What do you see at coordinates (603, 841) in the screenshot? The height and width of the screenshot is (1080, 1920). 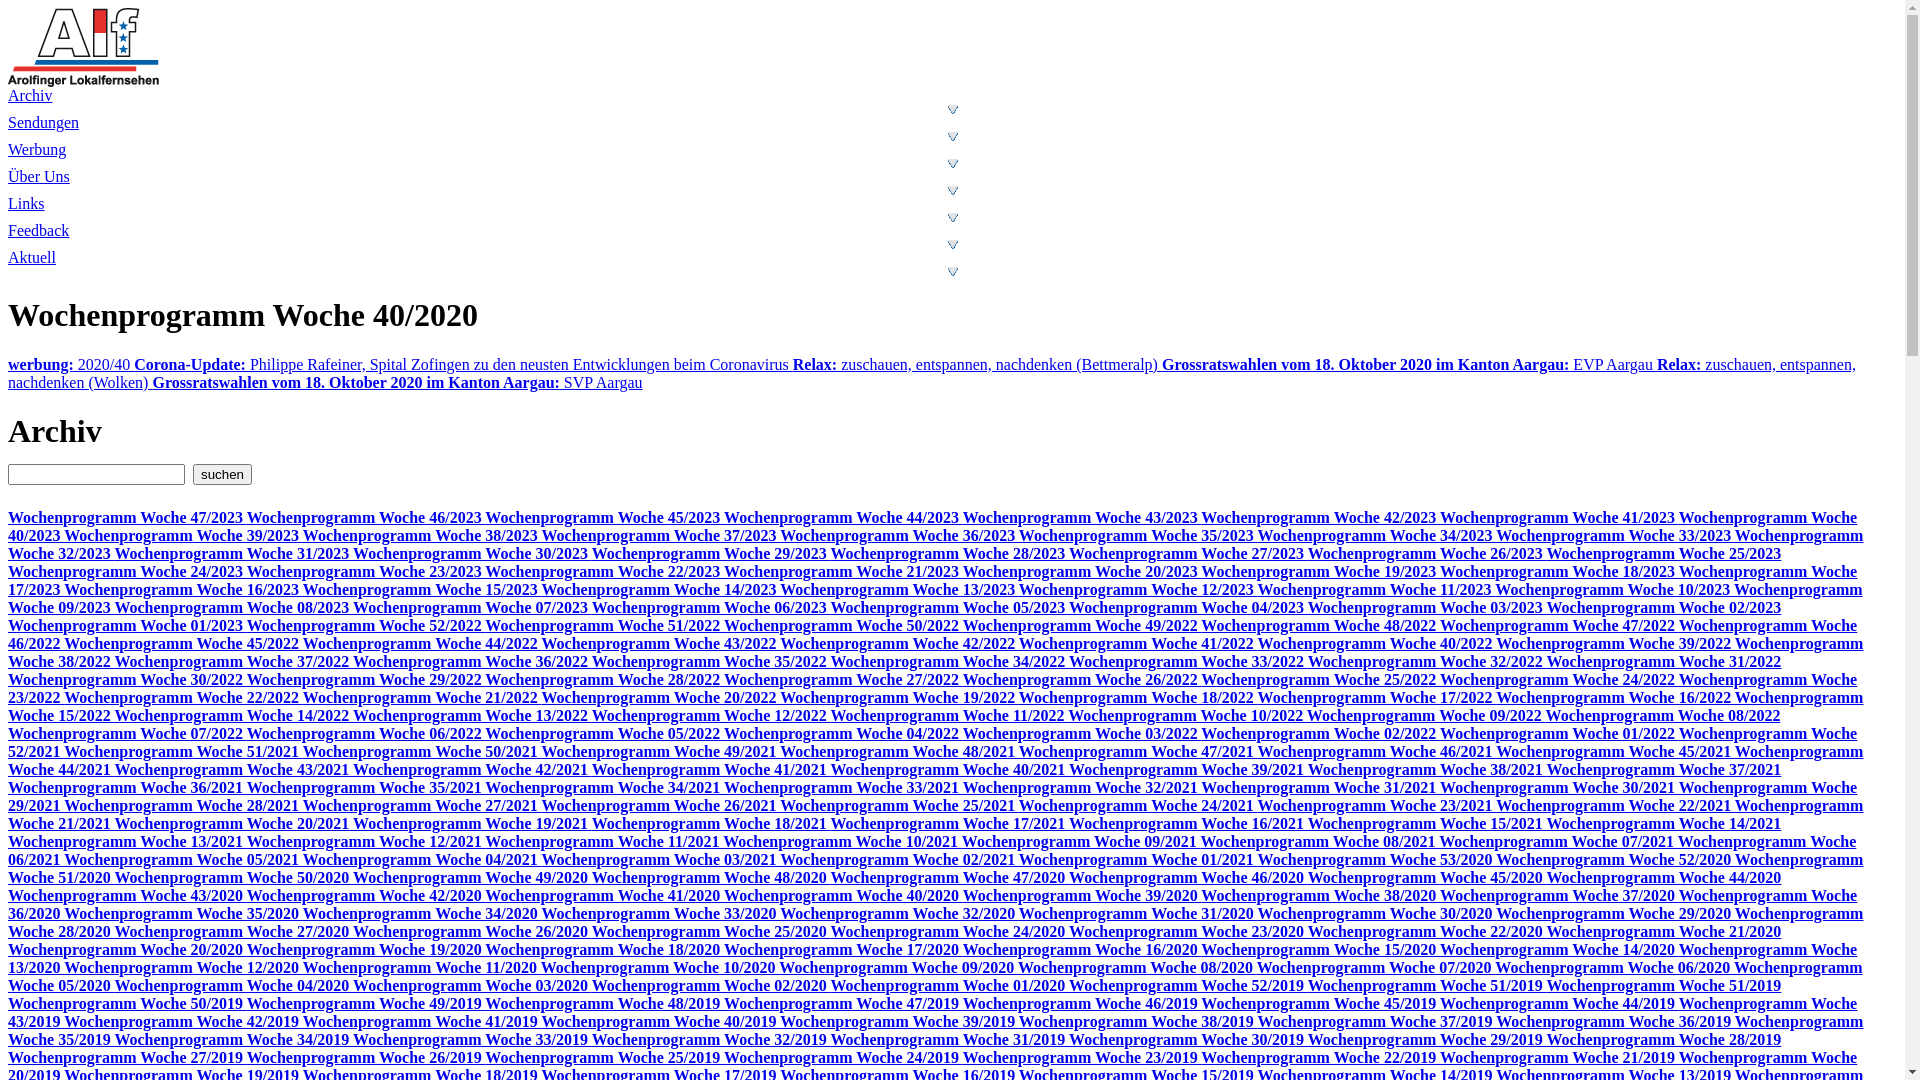 I see `'Wochenprogramm Woche 11/2021'` at bounding box center [603, 841].